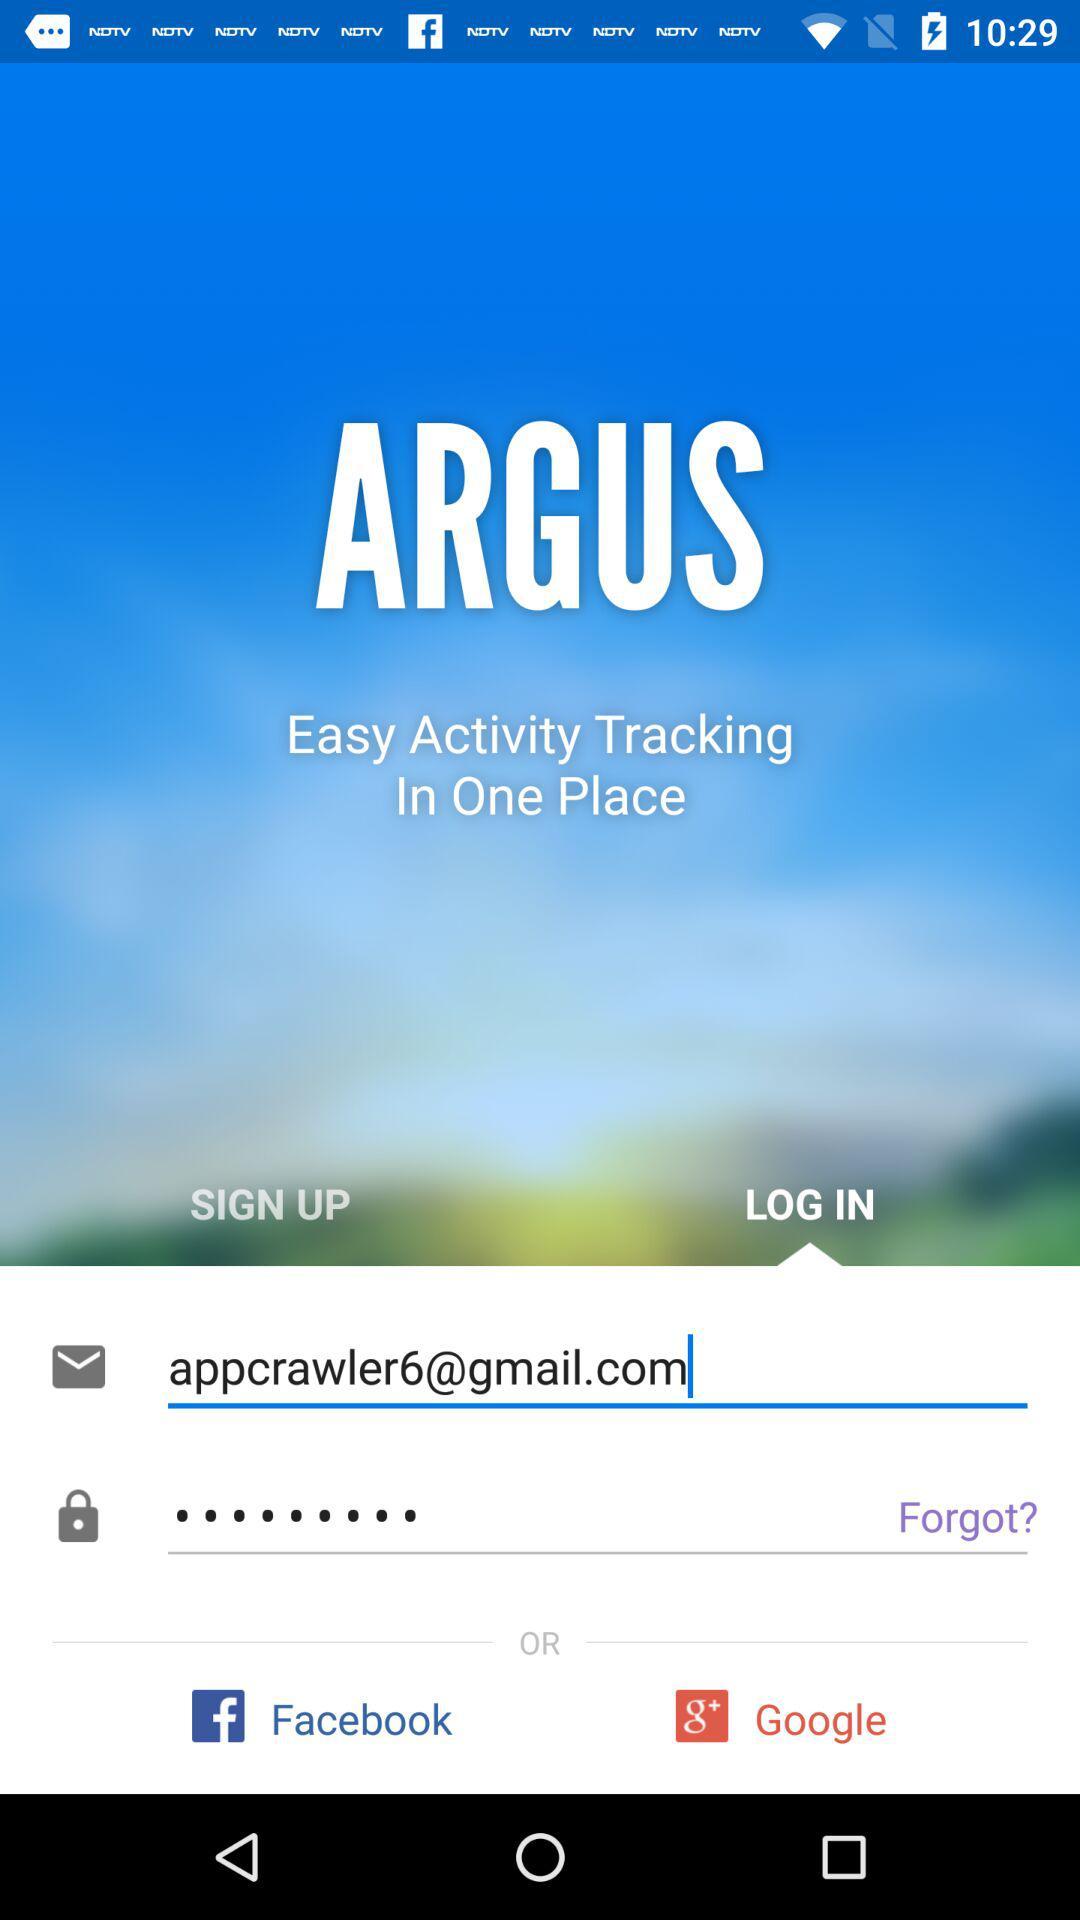 This screenshot has width=1080, height=1920. What do you see at coordinates (810, 1202) in the screenshot?
I see `item above appcrawler6@gmail.com` at bounding box center [810, 1202].